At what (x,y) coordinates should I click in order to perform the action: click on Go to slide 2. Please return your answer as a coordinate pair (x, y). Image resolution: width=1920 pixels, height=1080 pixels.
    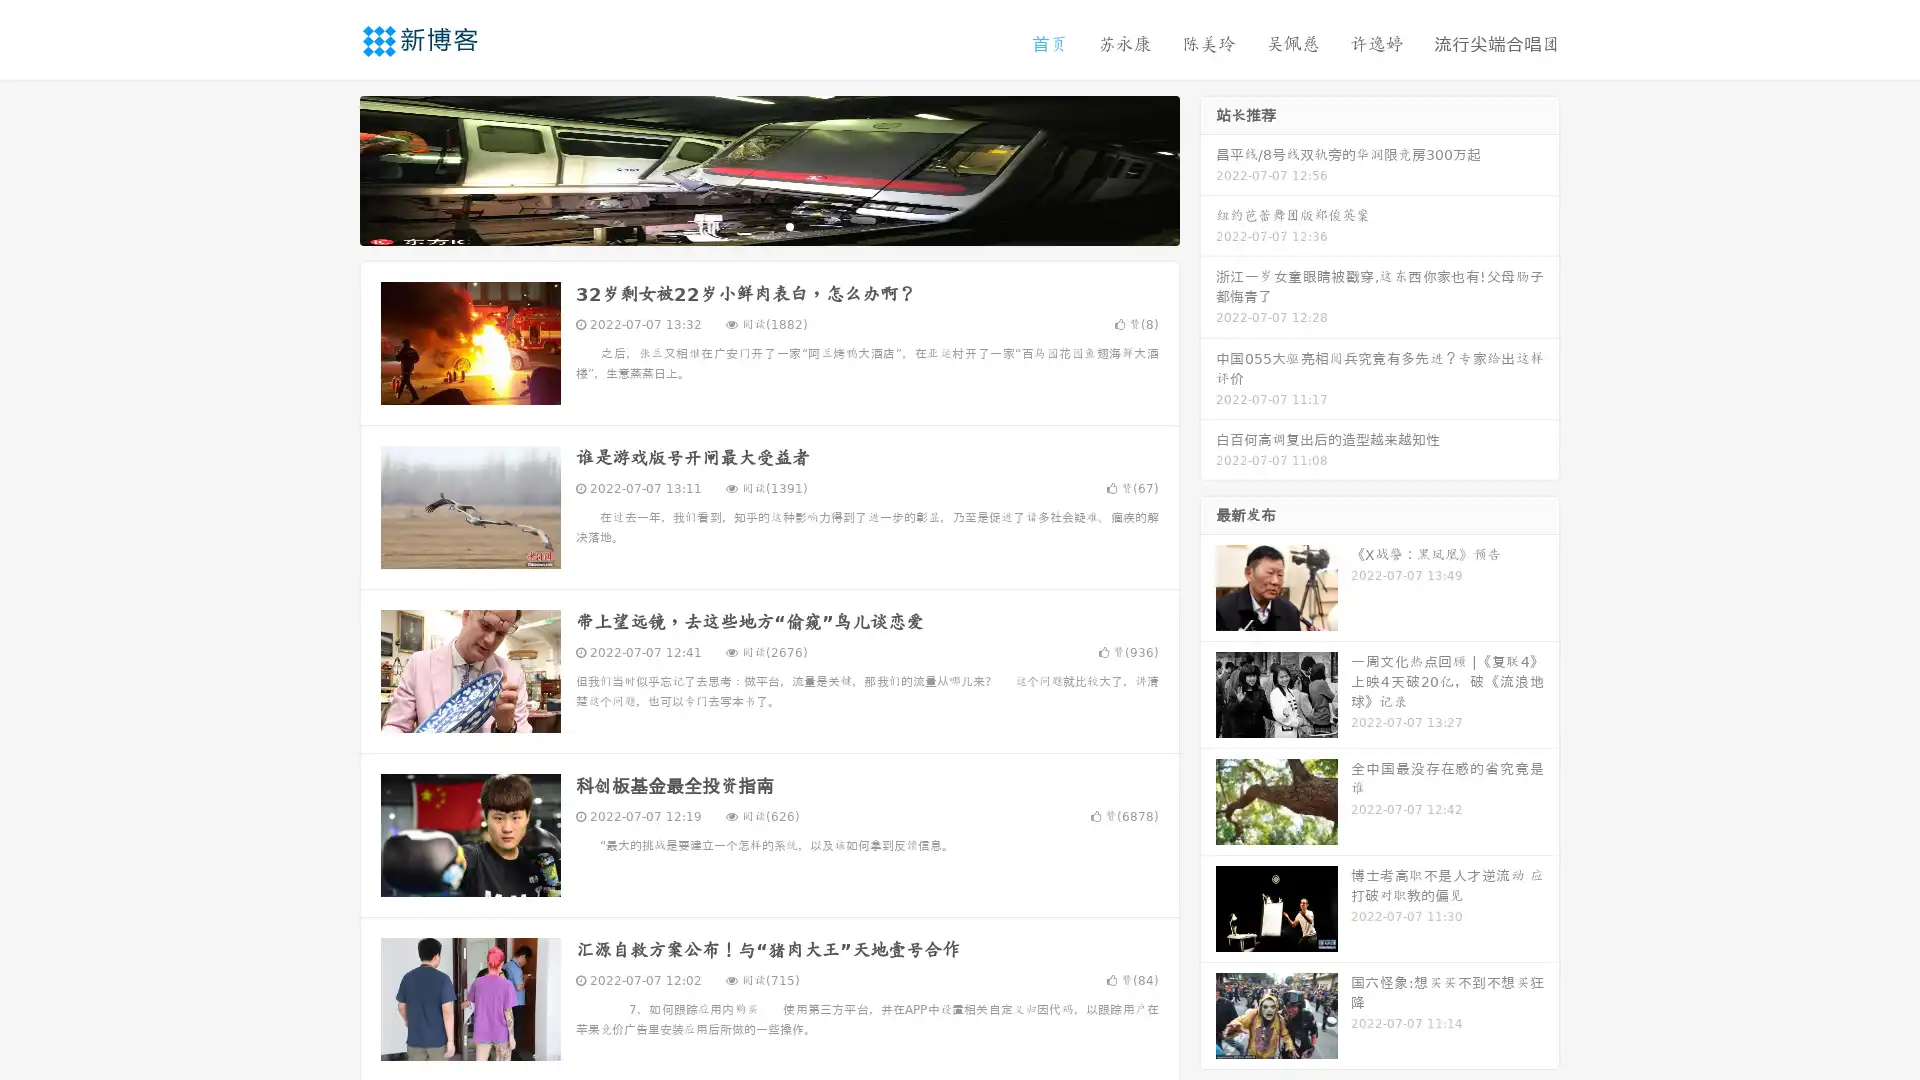
    Looking at the image, I should click on (768, 225).